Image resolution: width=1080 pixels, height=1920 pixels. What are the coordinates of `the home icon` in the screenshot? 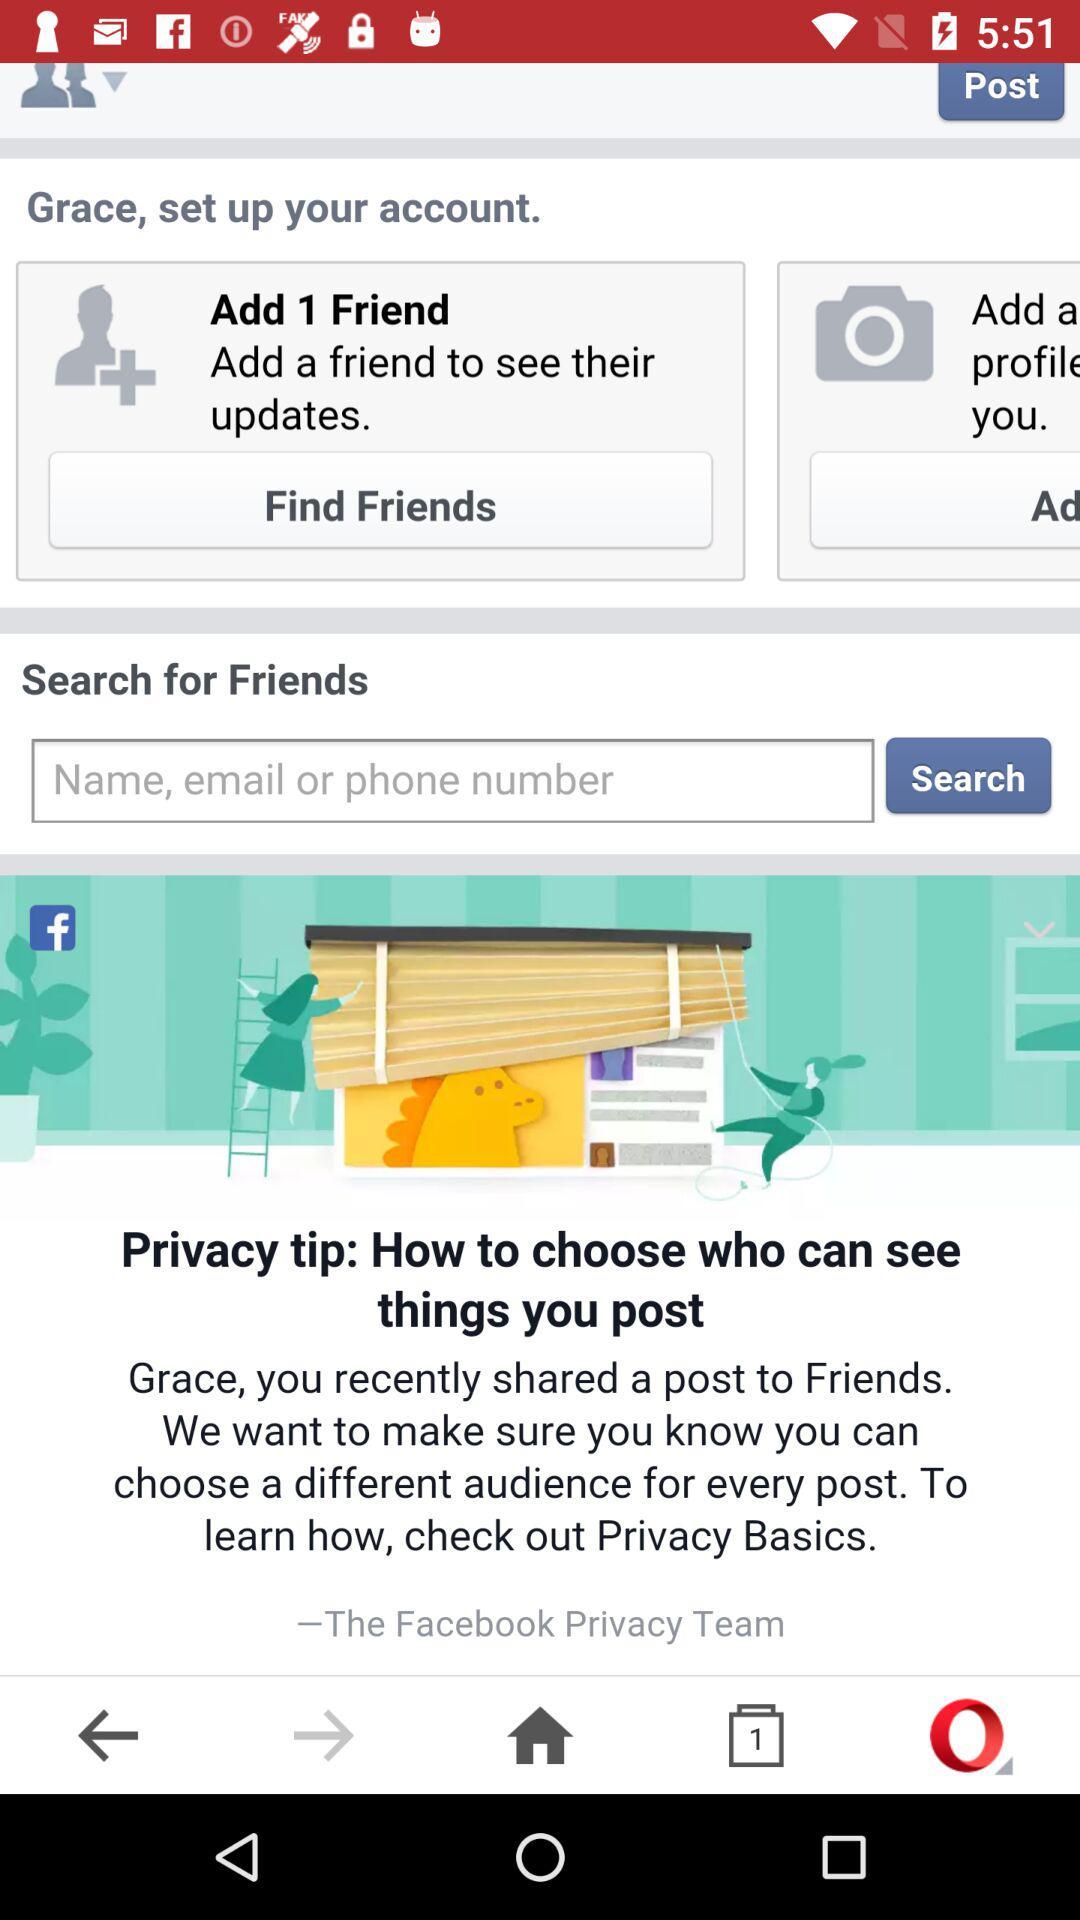 It's located at (540, 1734).